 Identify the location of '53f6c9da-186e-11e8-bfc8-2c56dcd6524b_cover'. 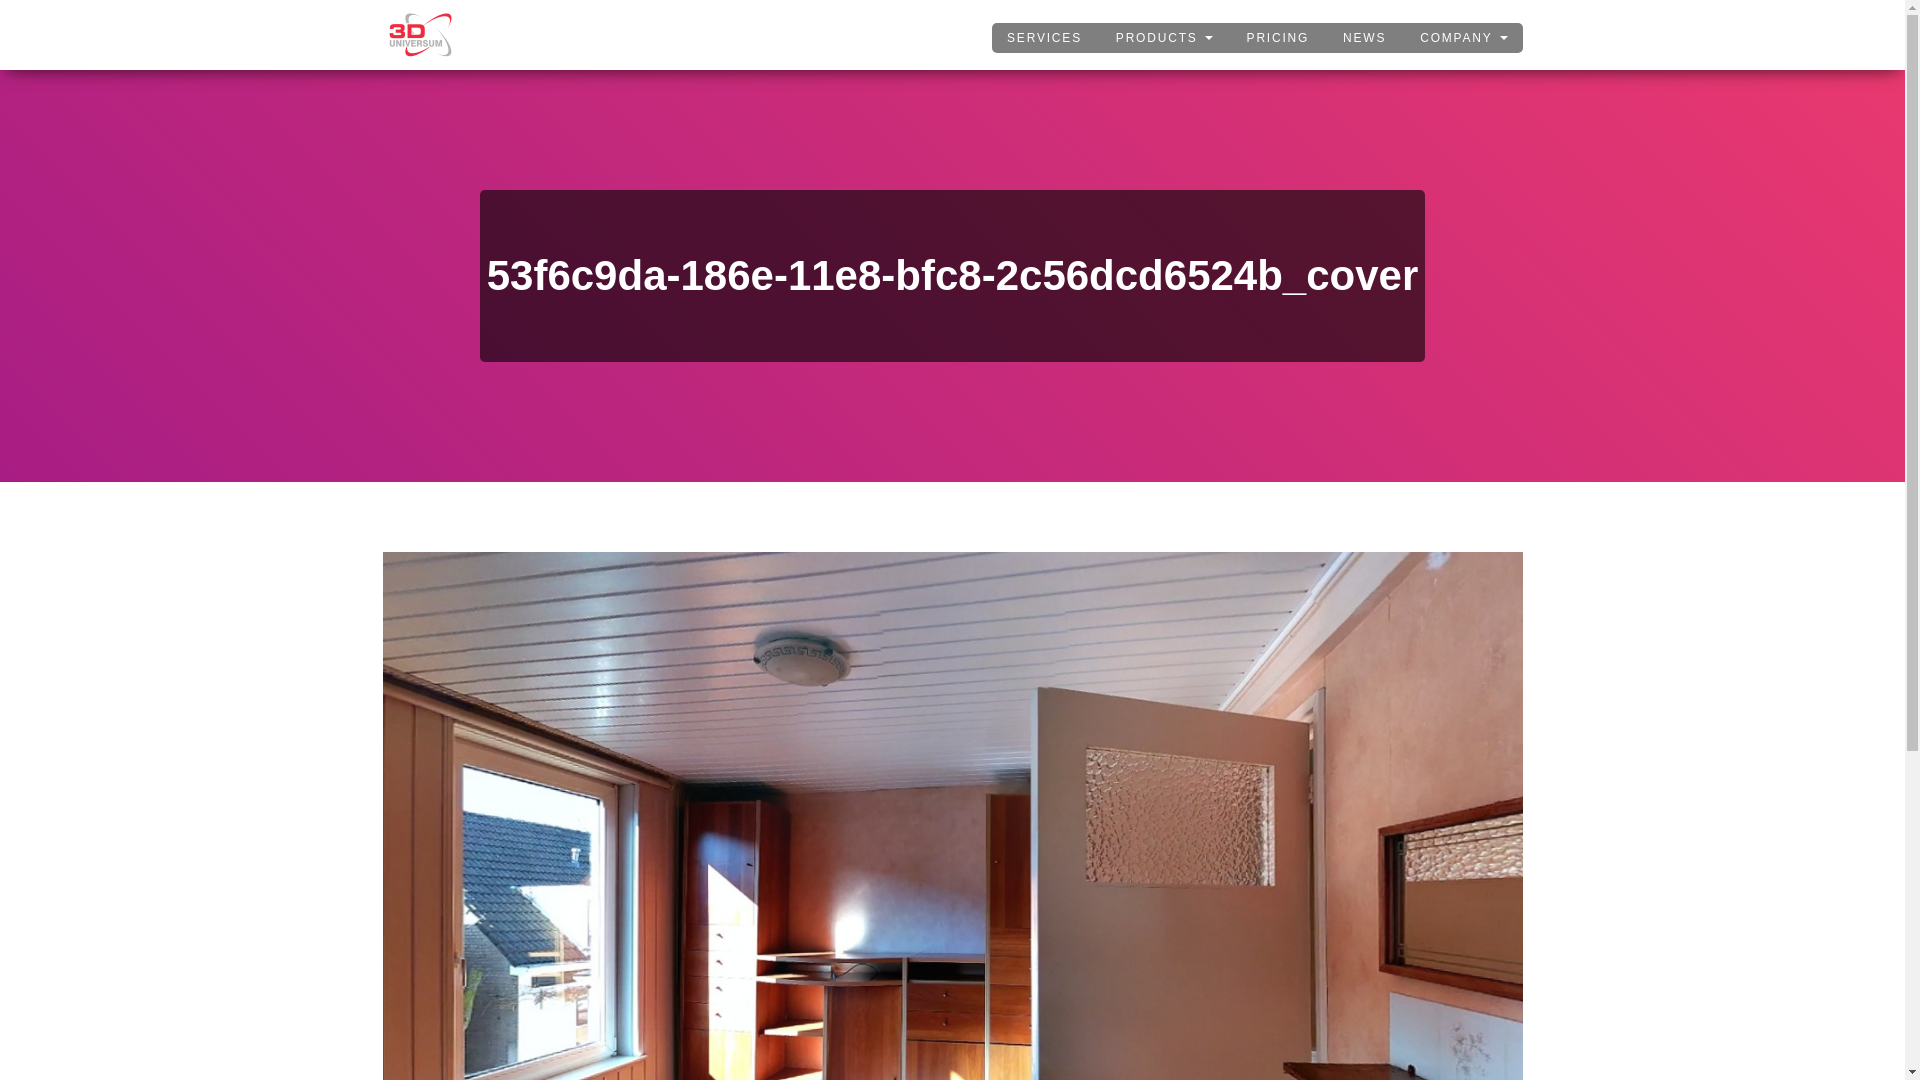
(382, 906).